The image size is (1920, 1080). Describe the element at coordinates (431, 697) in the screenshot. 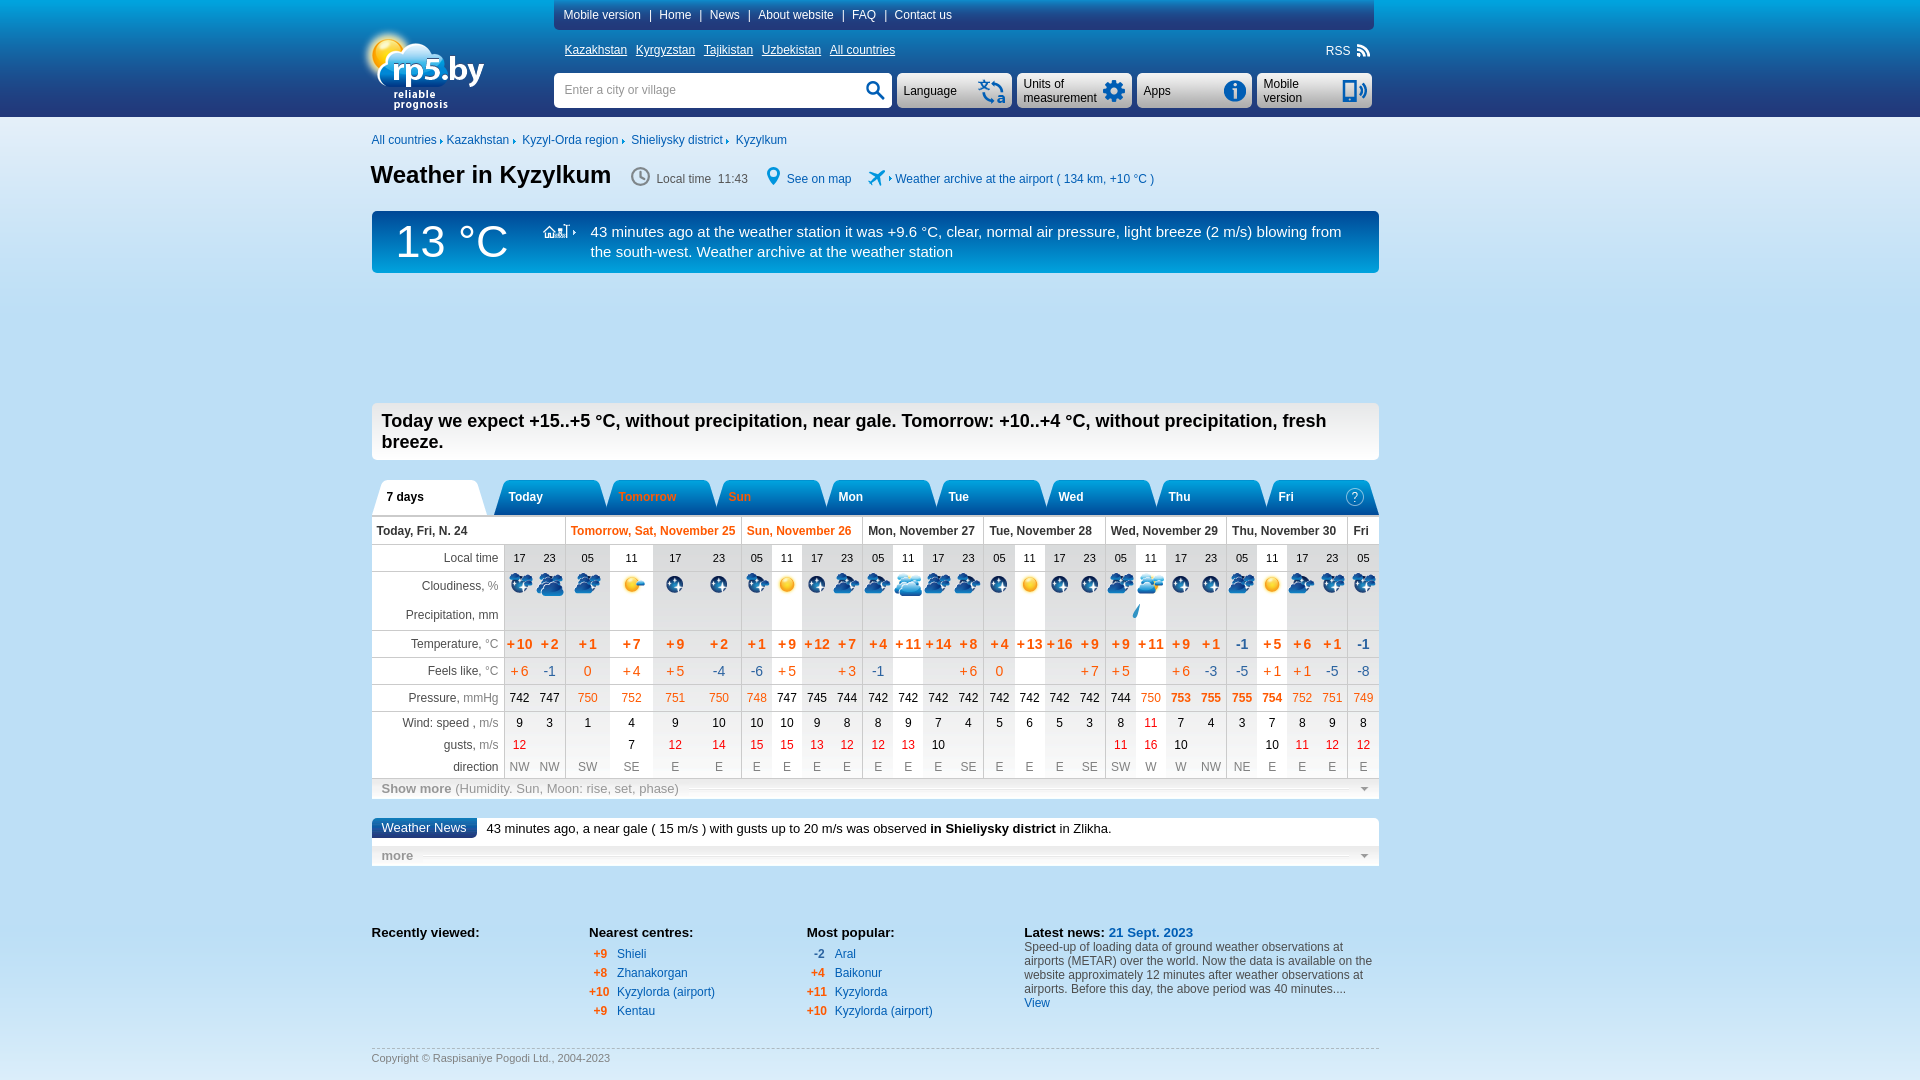

I see `'Pressure'` at that location.